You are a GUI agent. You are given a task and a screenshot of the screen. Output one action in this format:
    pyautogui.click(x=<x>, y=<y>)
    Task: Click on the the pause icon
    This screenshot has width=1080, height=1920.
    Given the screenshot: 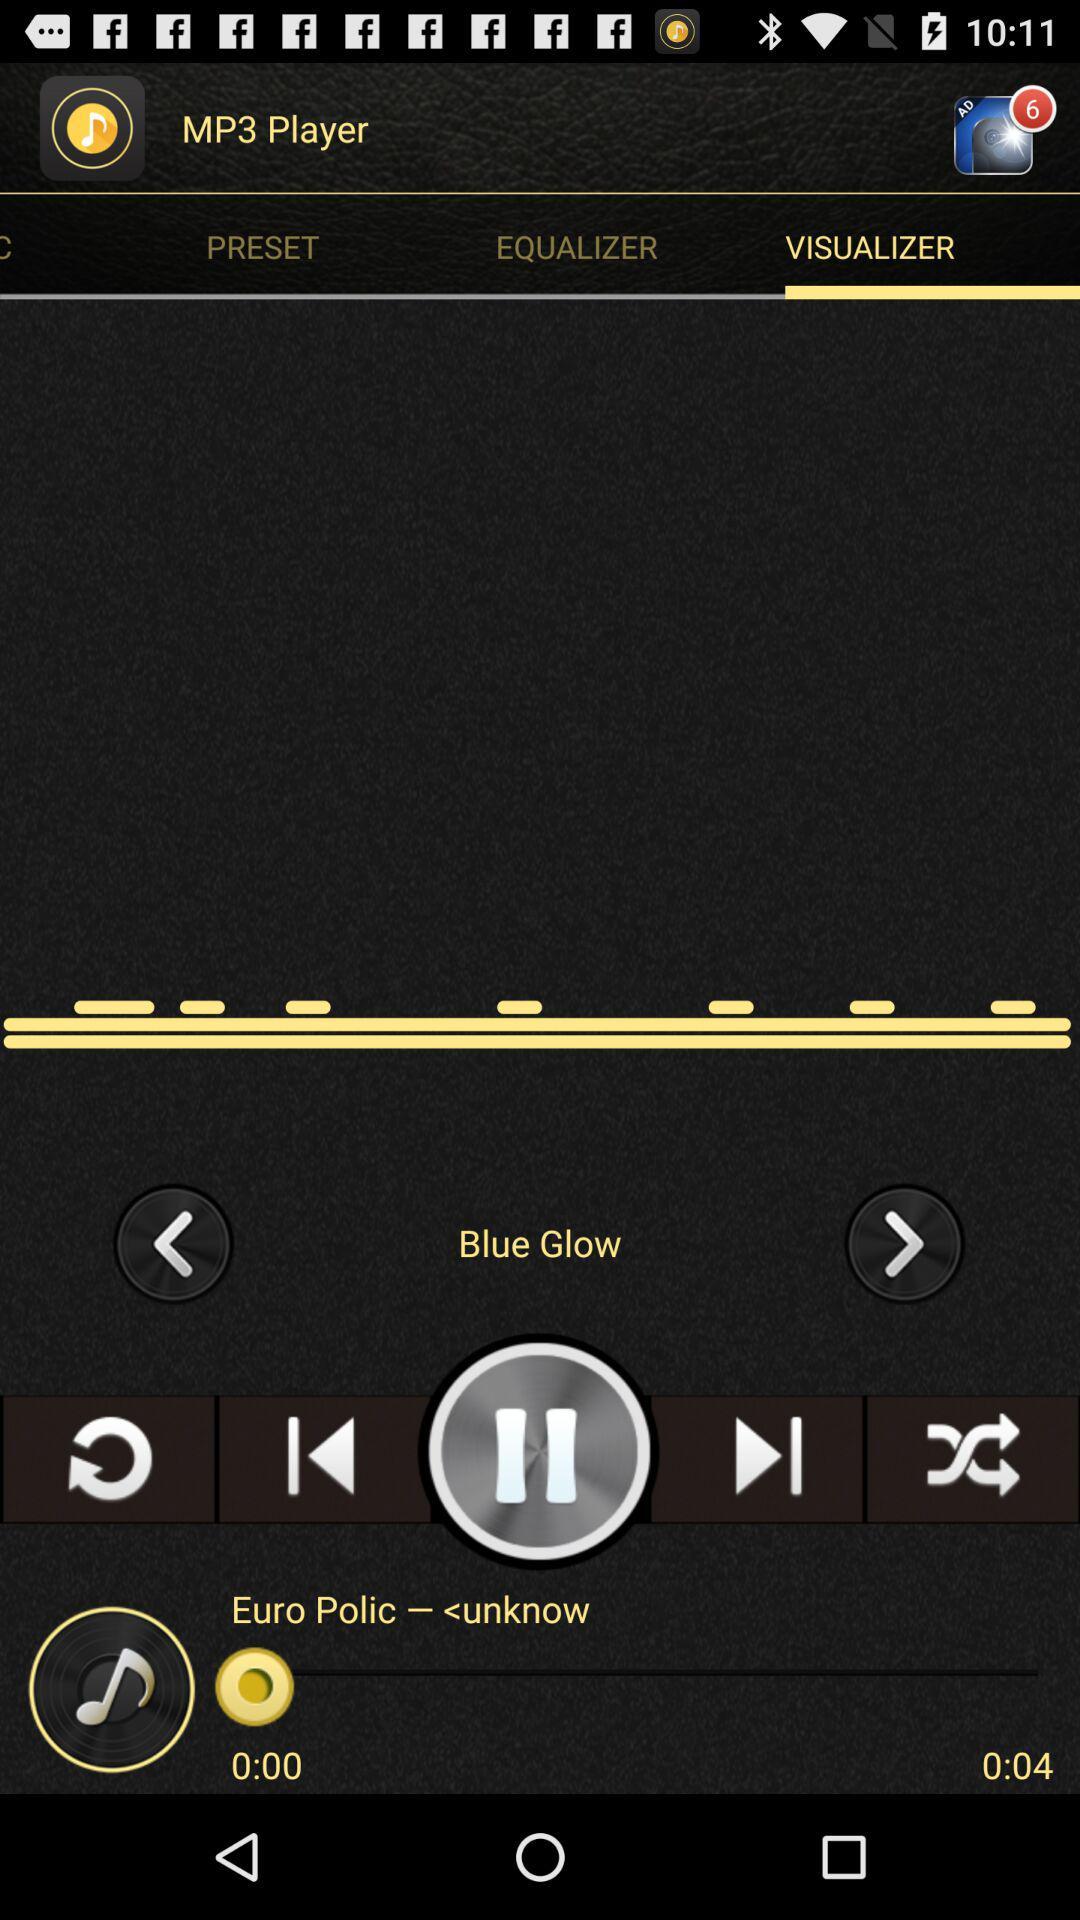 What is the action you would take?
    pyautogui.click(x=538, y=1553)
    